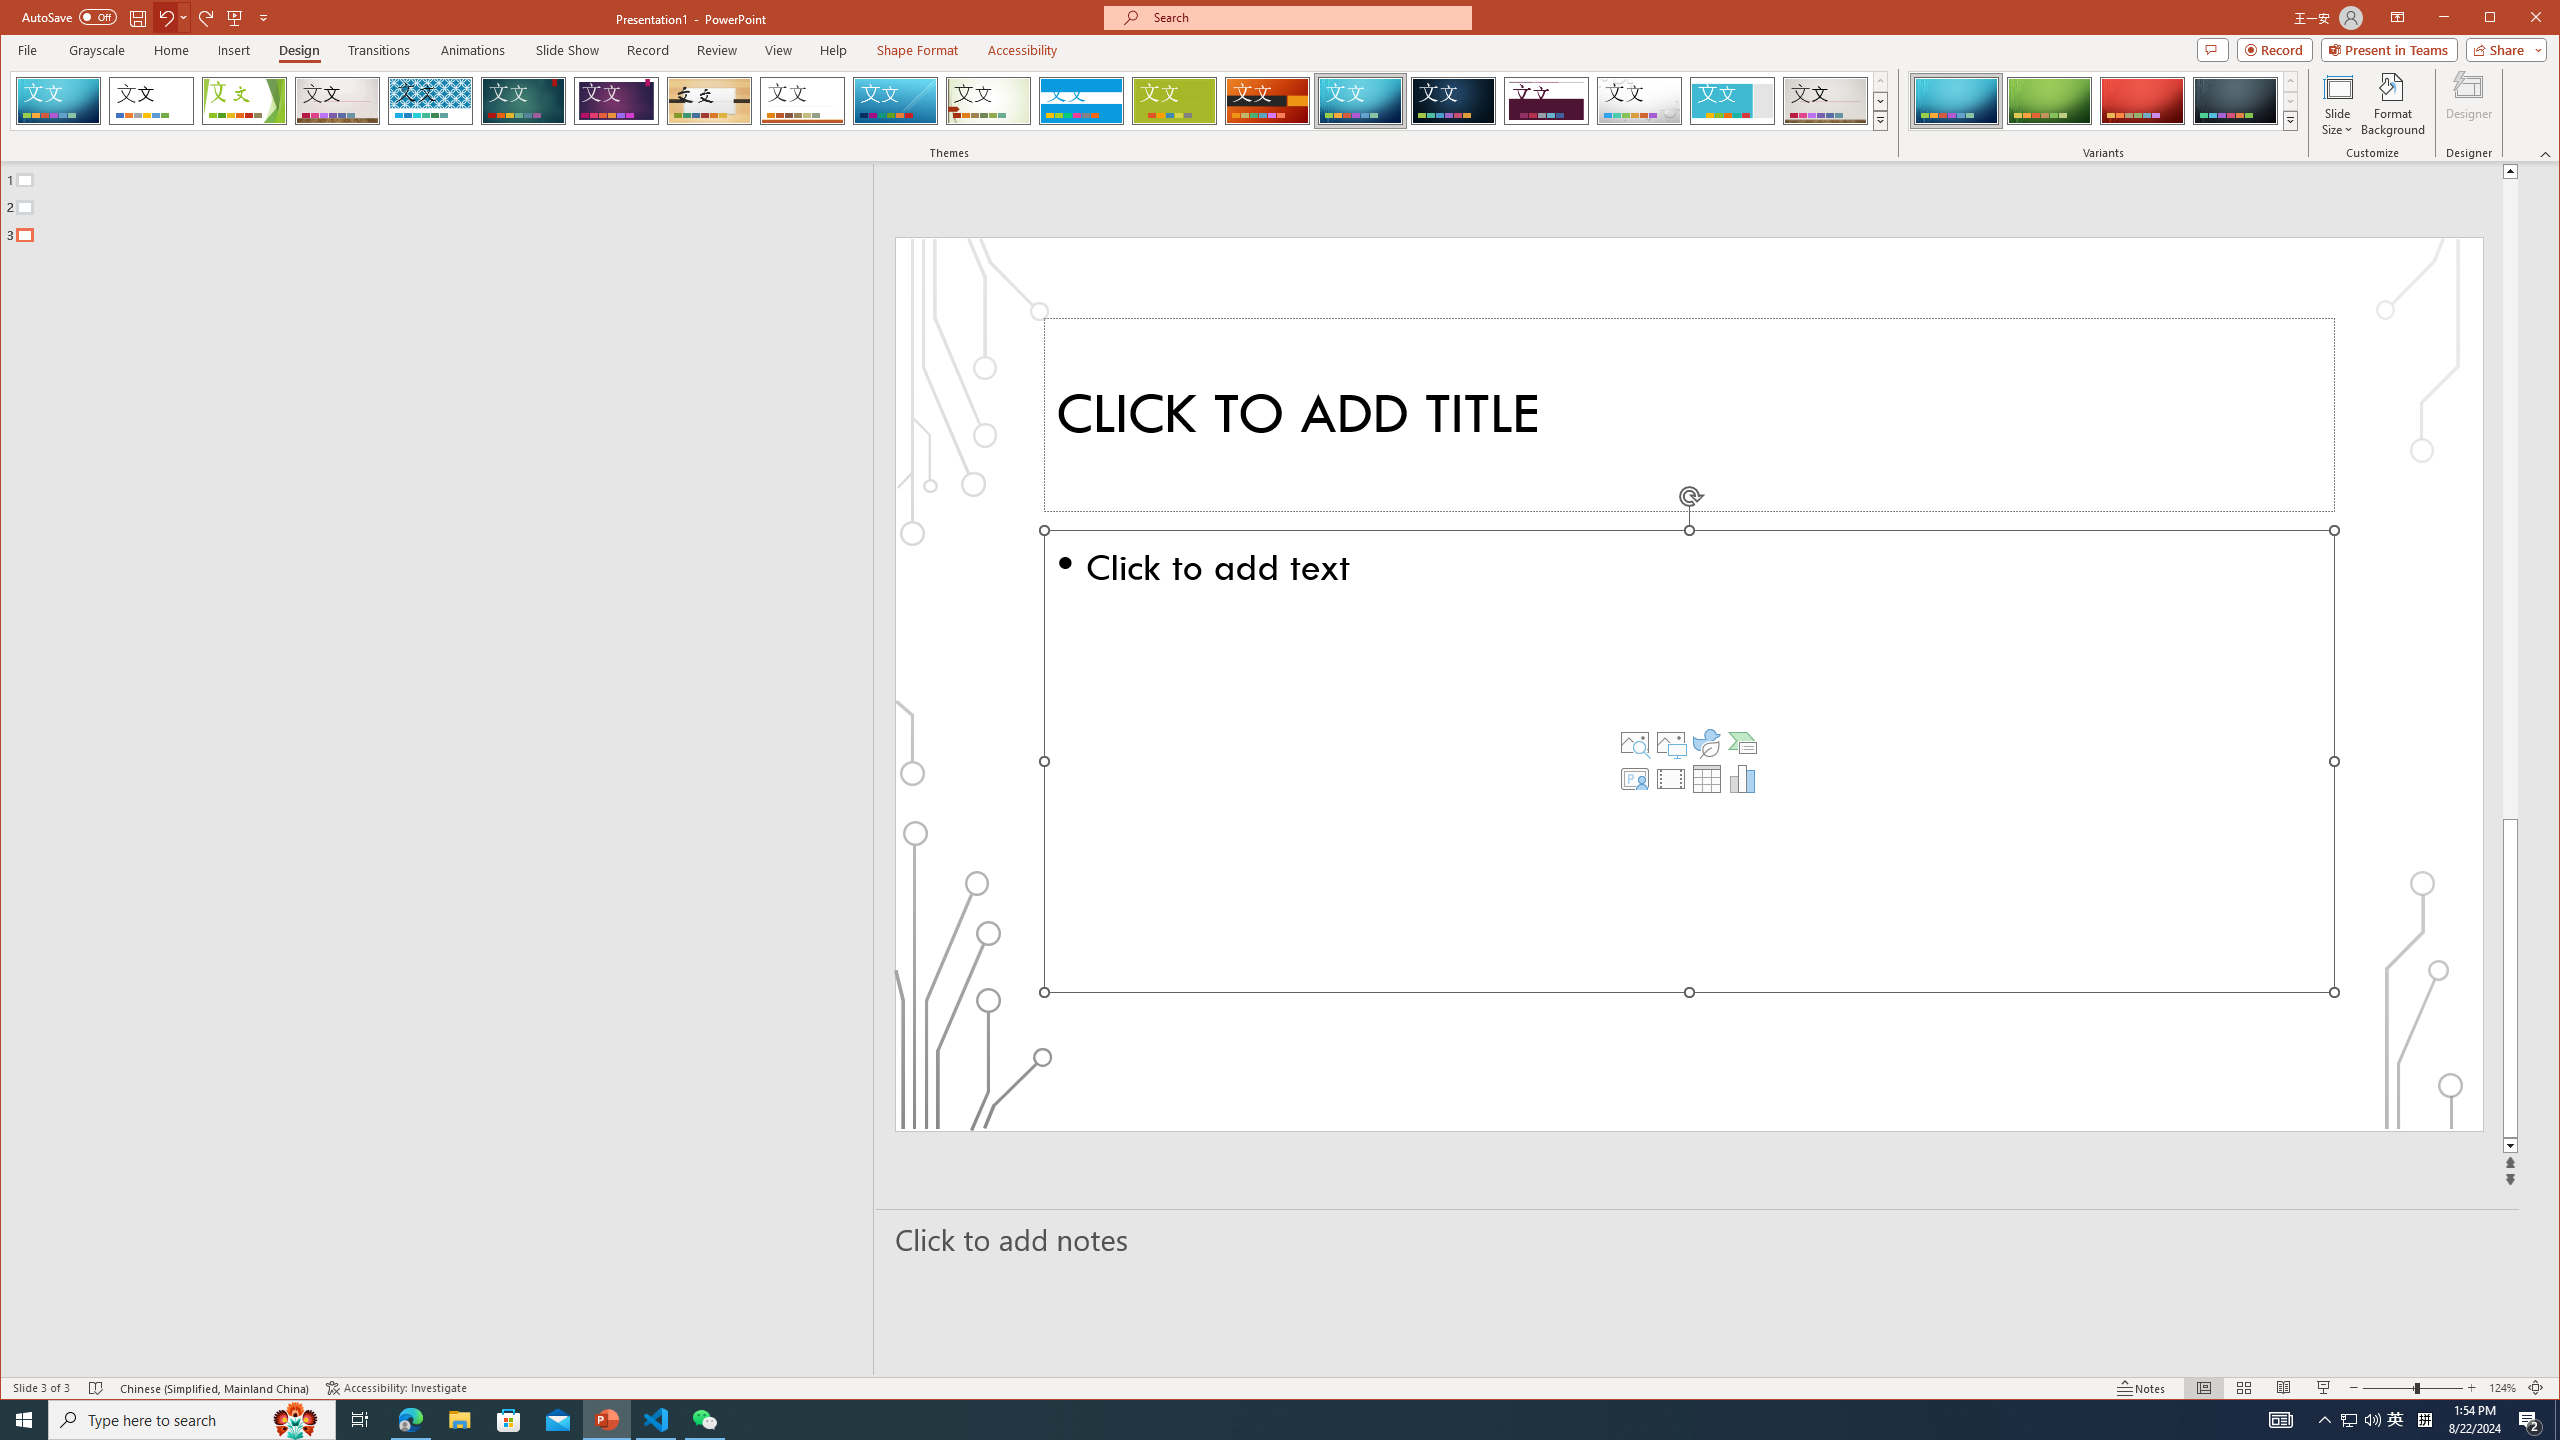 The image size is (2560, 1440). I want to click on 'Integral', so click(429, 100).